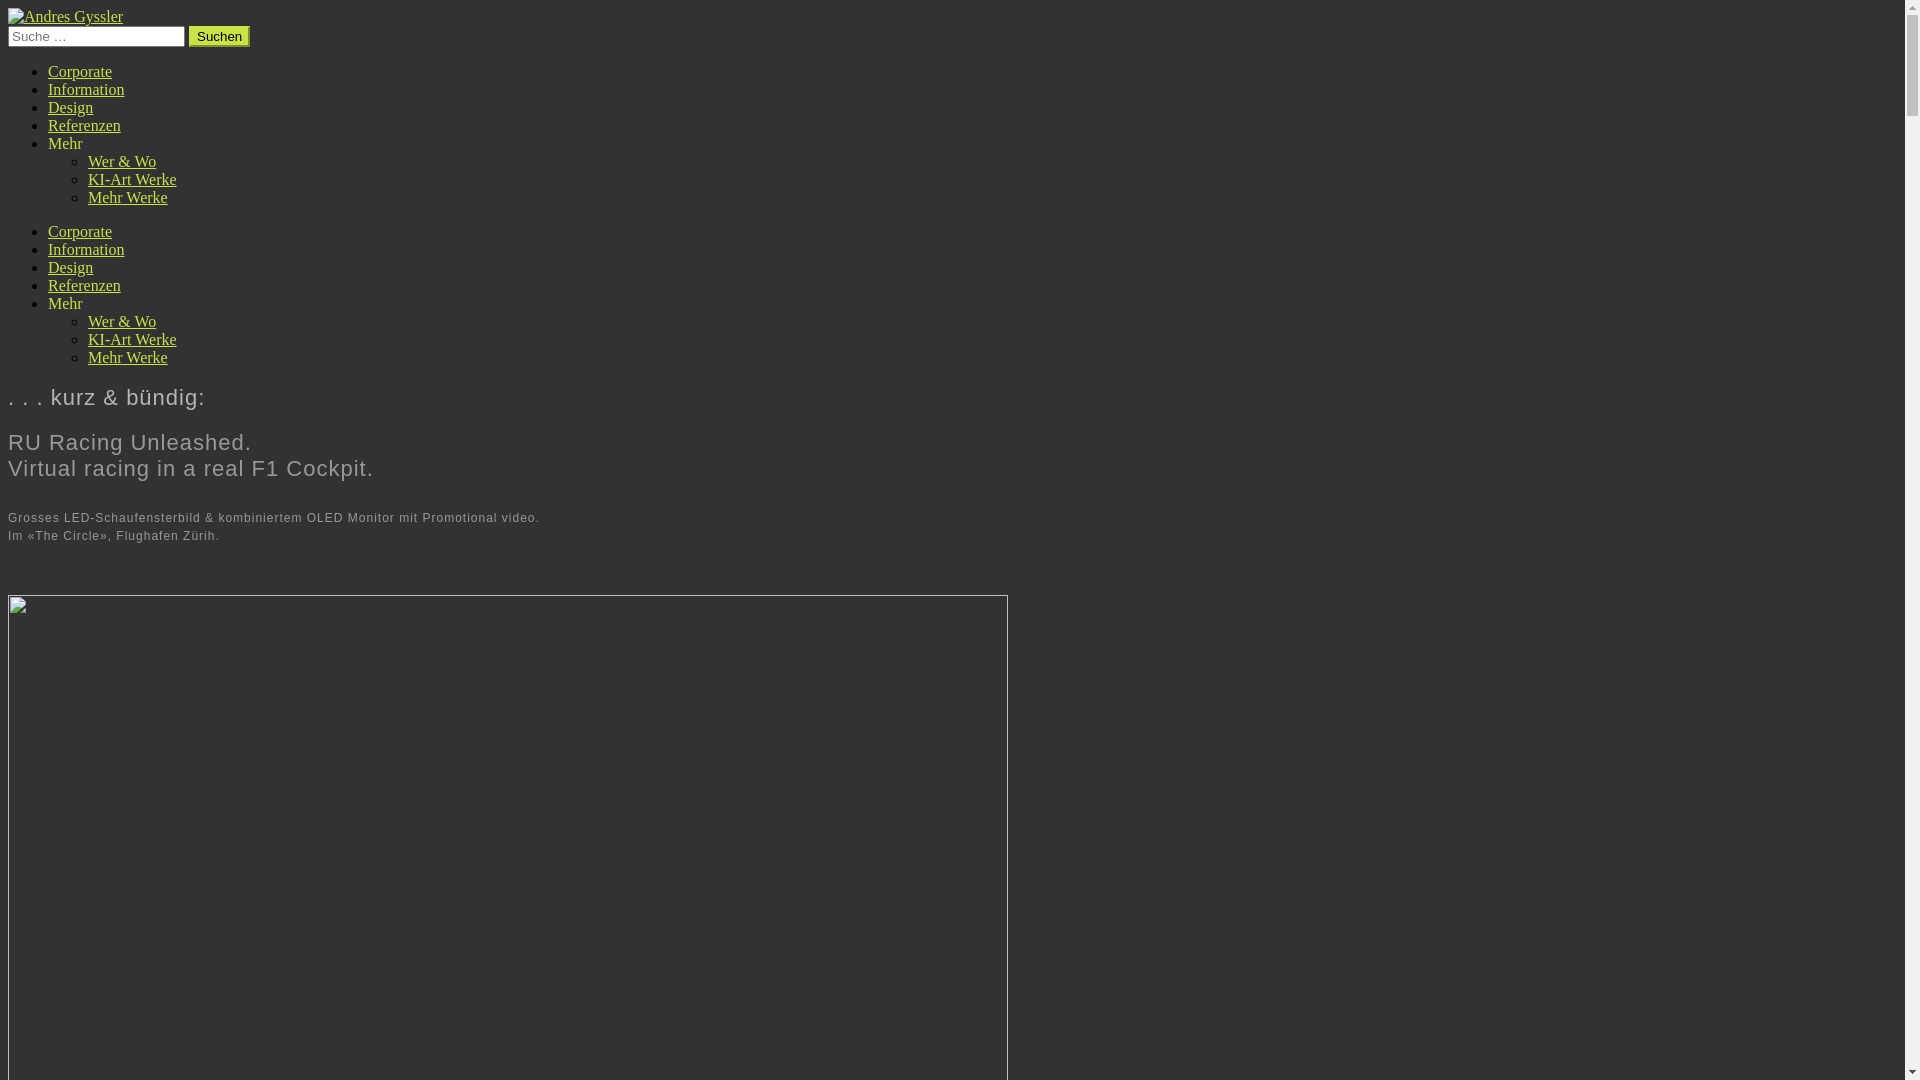 This screenshot has height=1080, width=1920. I want to click on 'KI-Art Werke', so click(86, 338).